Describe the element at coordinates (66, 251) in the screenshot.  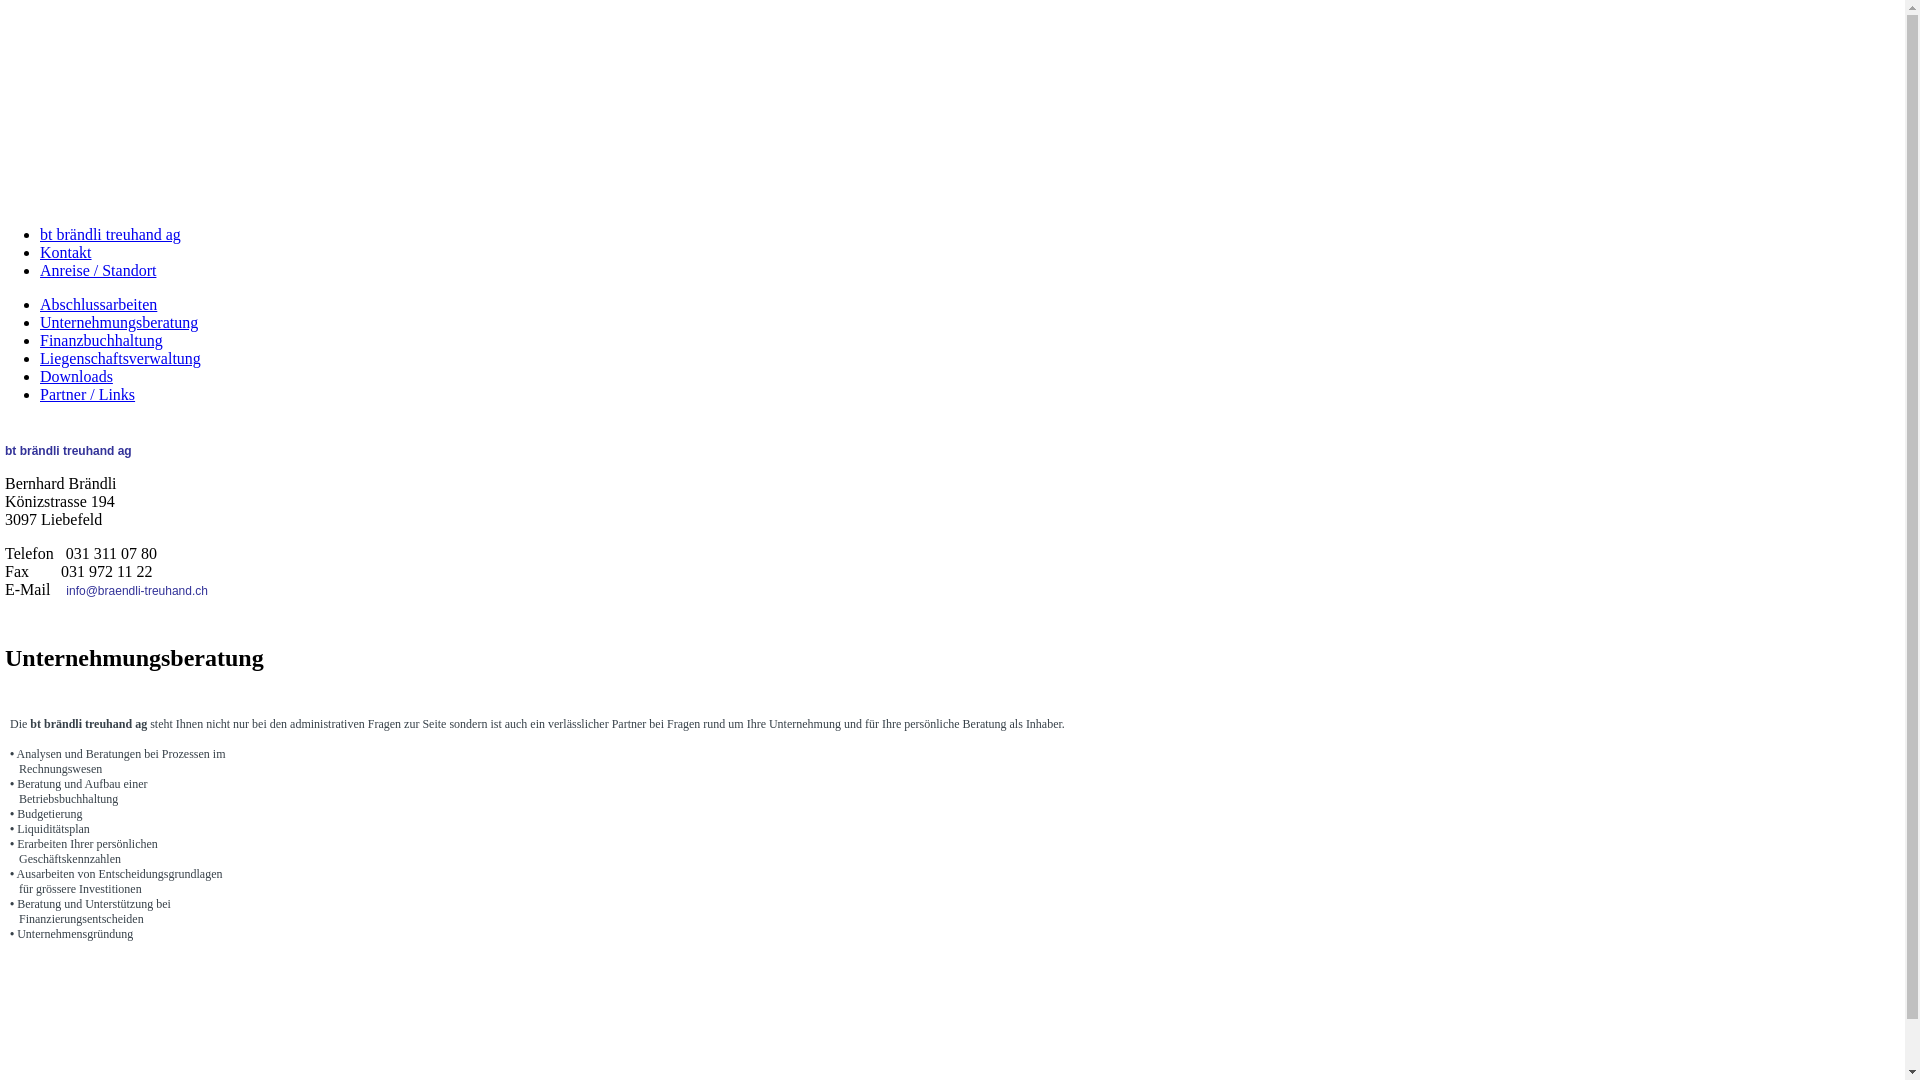
I see `'Kontakt'` at that location.